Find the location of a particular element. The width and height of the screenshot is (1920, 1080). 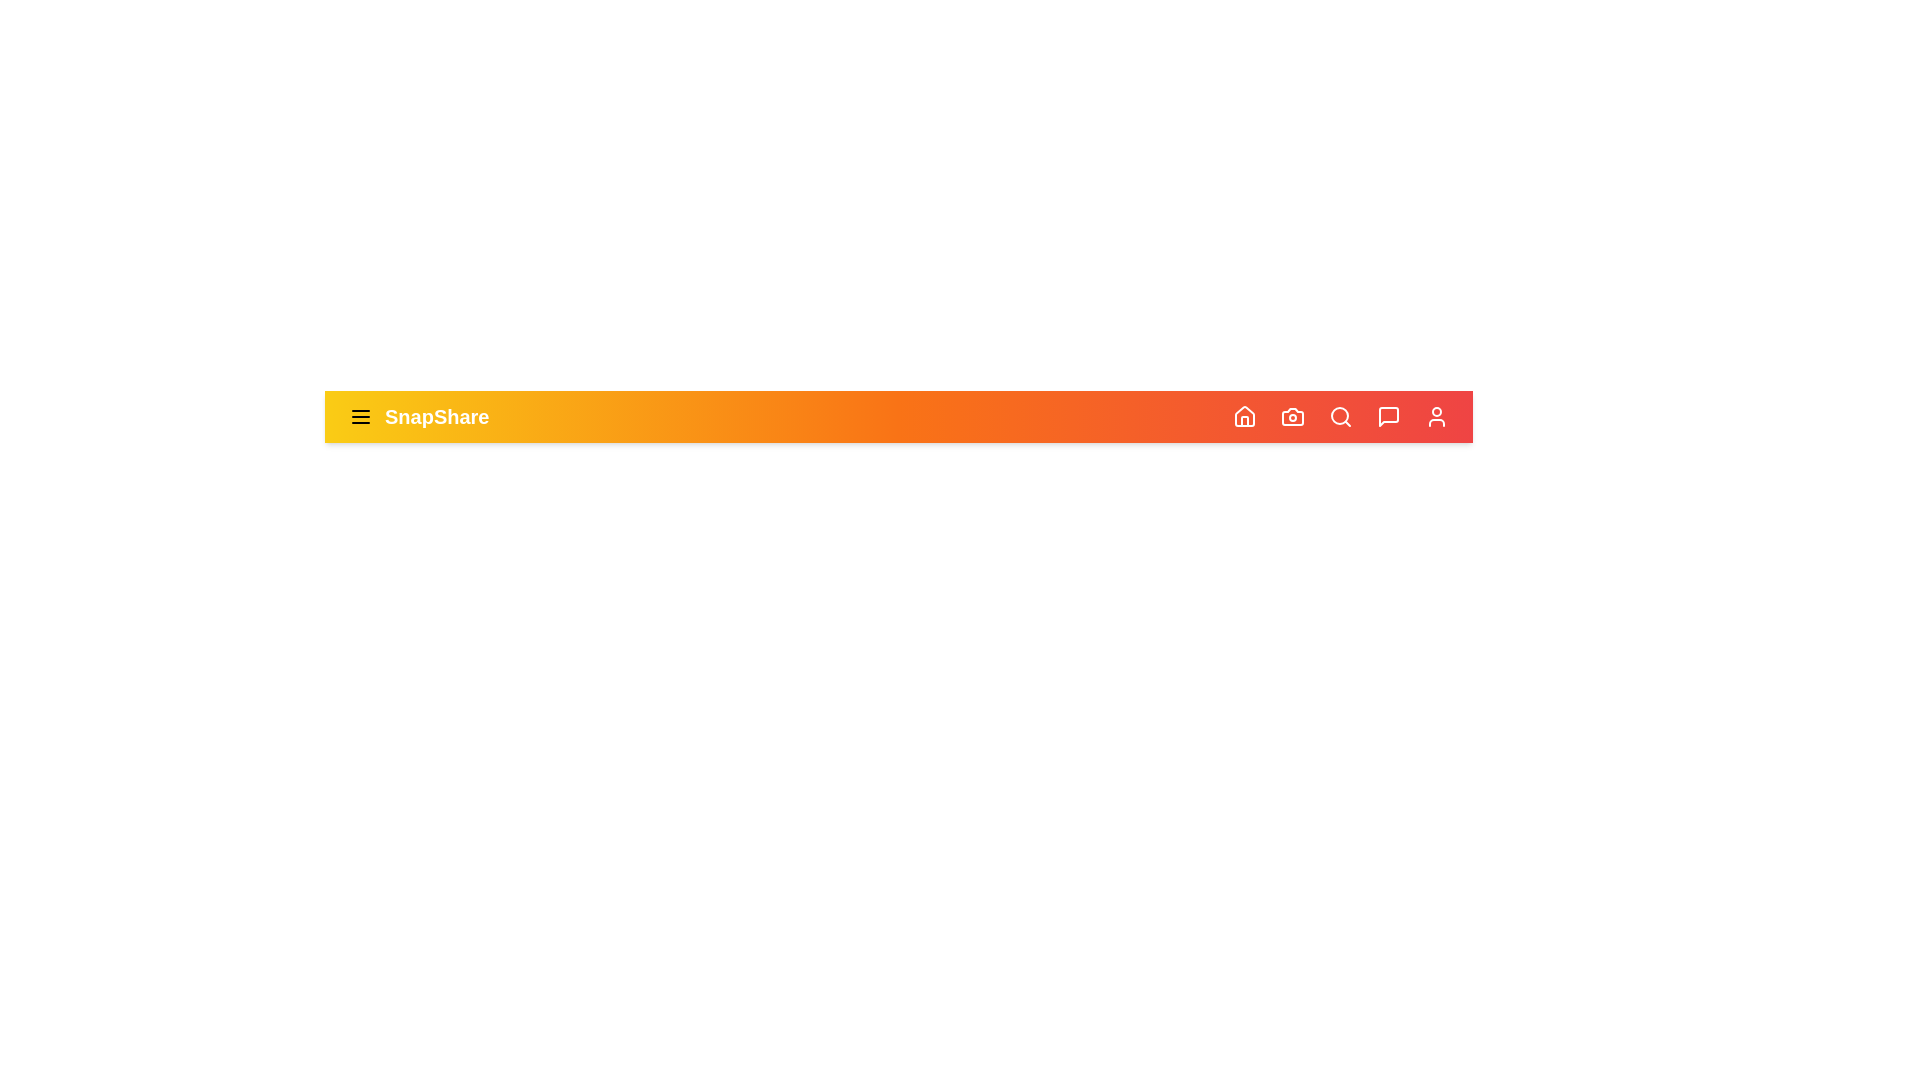

the menu icon to open the navigation drawer is located at coordinates (360, 415).